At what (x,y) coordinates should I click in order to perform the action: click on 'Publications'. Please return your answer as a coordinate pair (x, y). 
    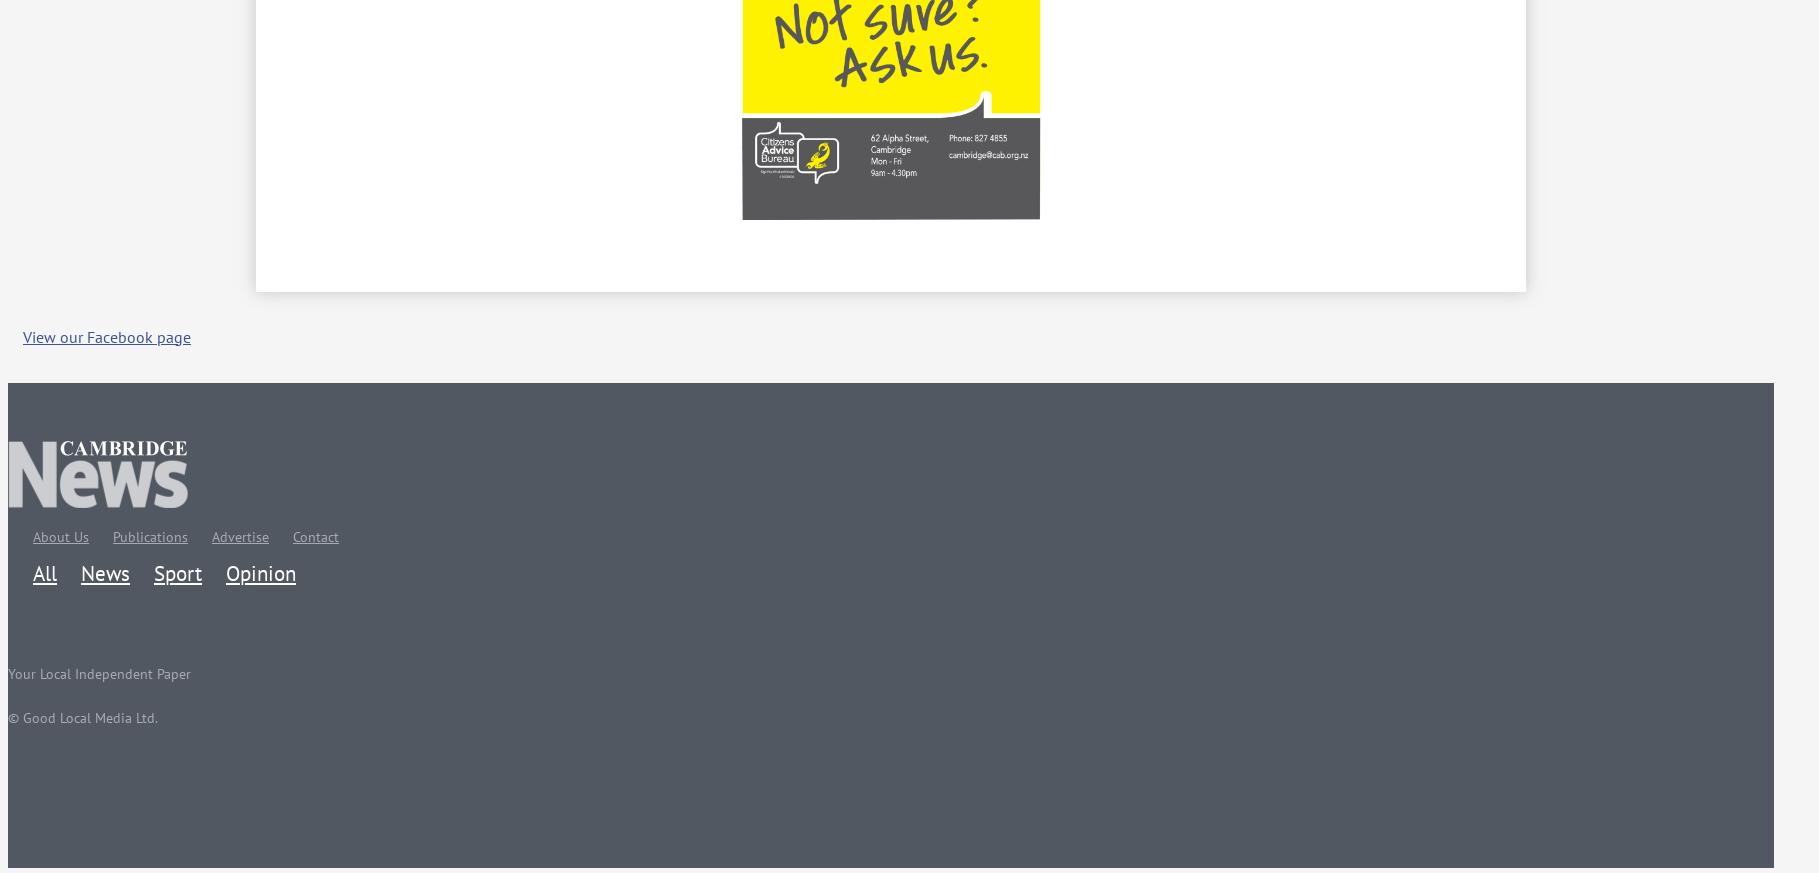
    Looking at the image, I should click on (150, 534).